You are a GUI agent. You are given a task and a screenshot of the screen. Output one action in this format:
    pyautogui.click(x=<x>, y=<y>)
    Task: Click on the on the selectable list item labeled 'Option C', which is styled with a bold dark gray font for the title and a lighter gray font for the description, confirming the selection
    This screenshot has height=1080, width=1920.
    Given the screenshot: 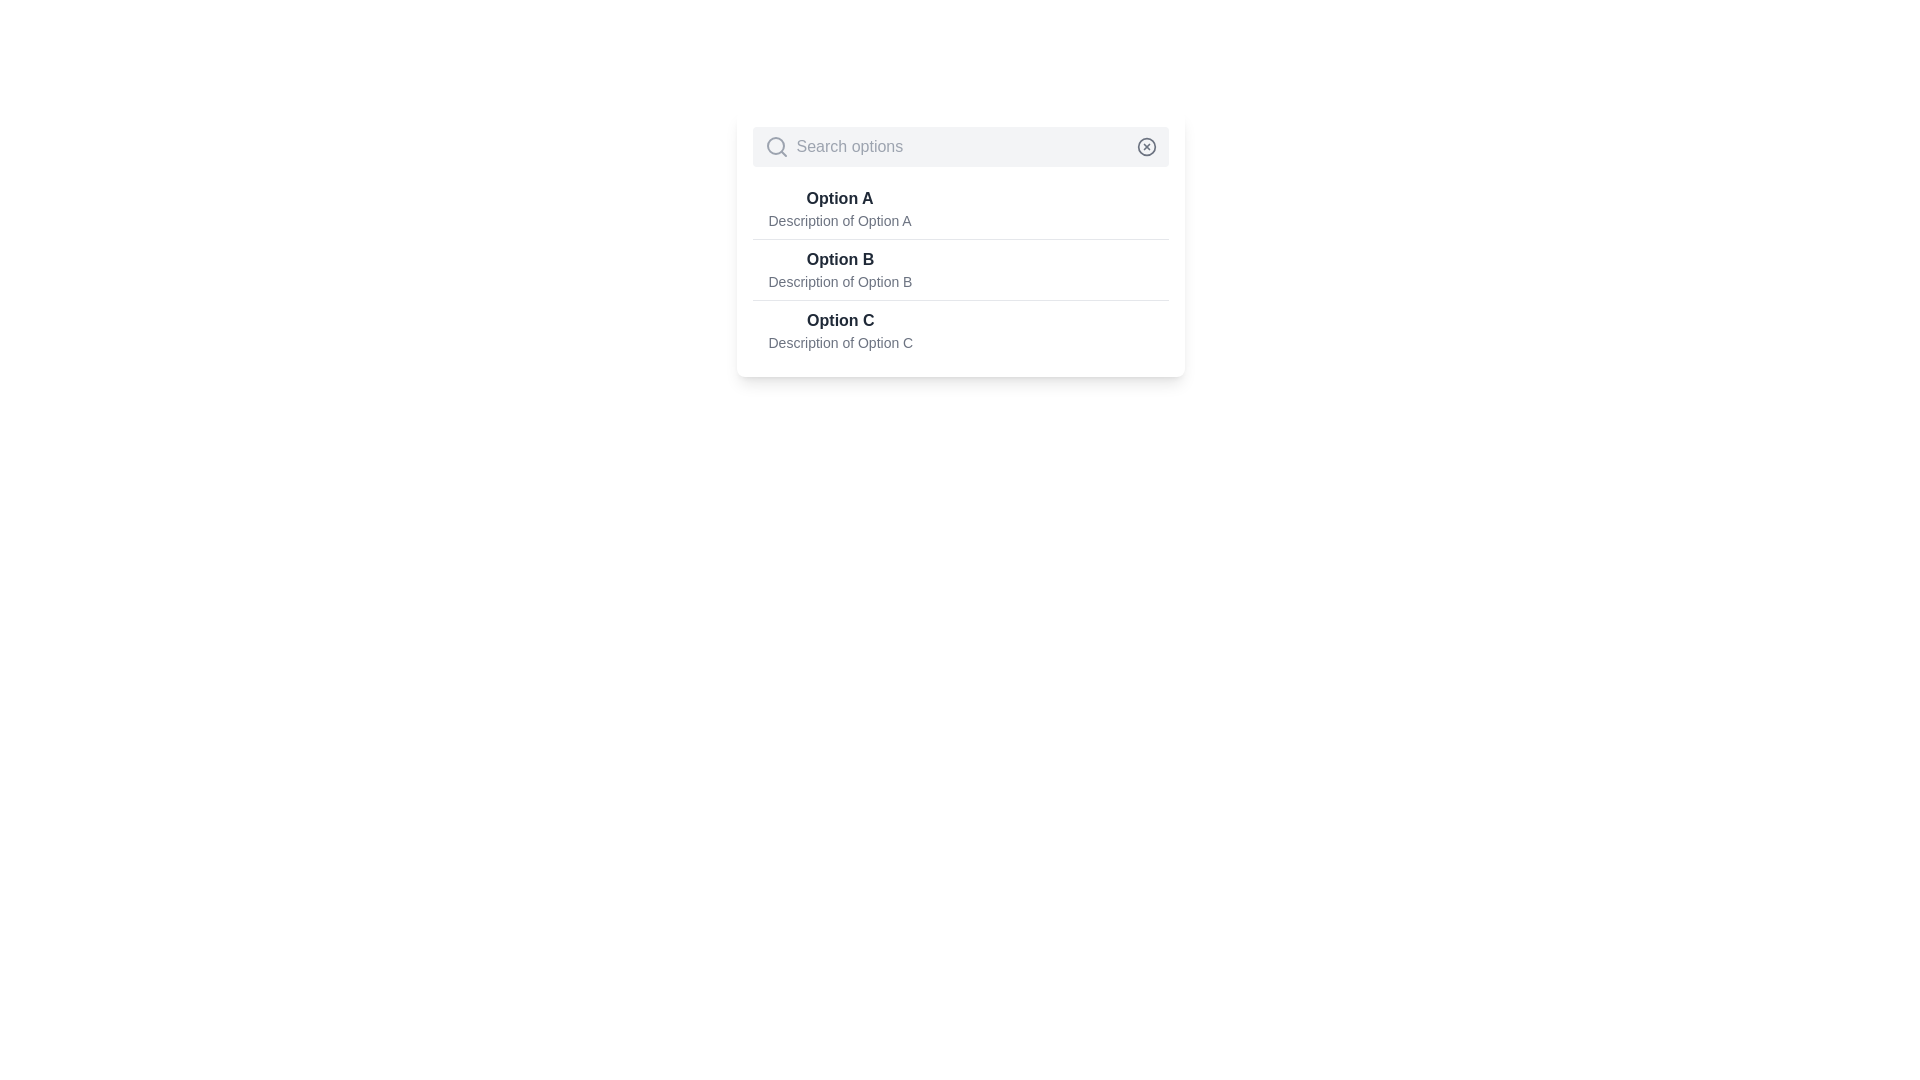 What is the action you would take?
    pyautogui.click(x=840, y=330)
    